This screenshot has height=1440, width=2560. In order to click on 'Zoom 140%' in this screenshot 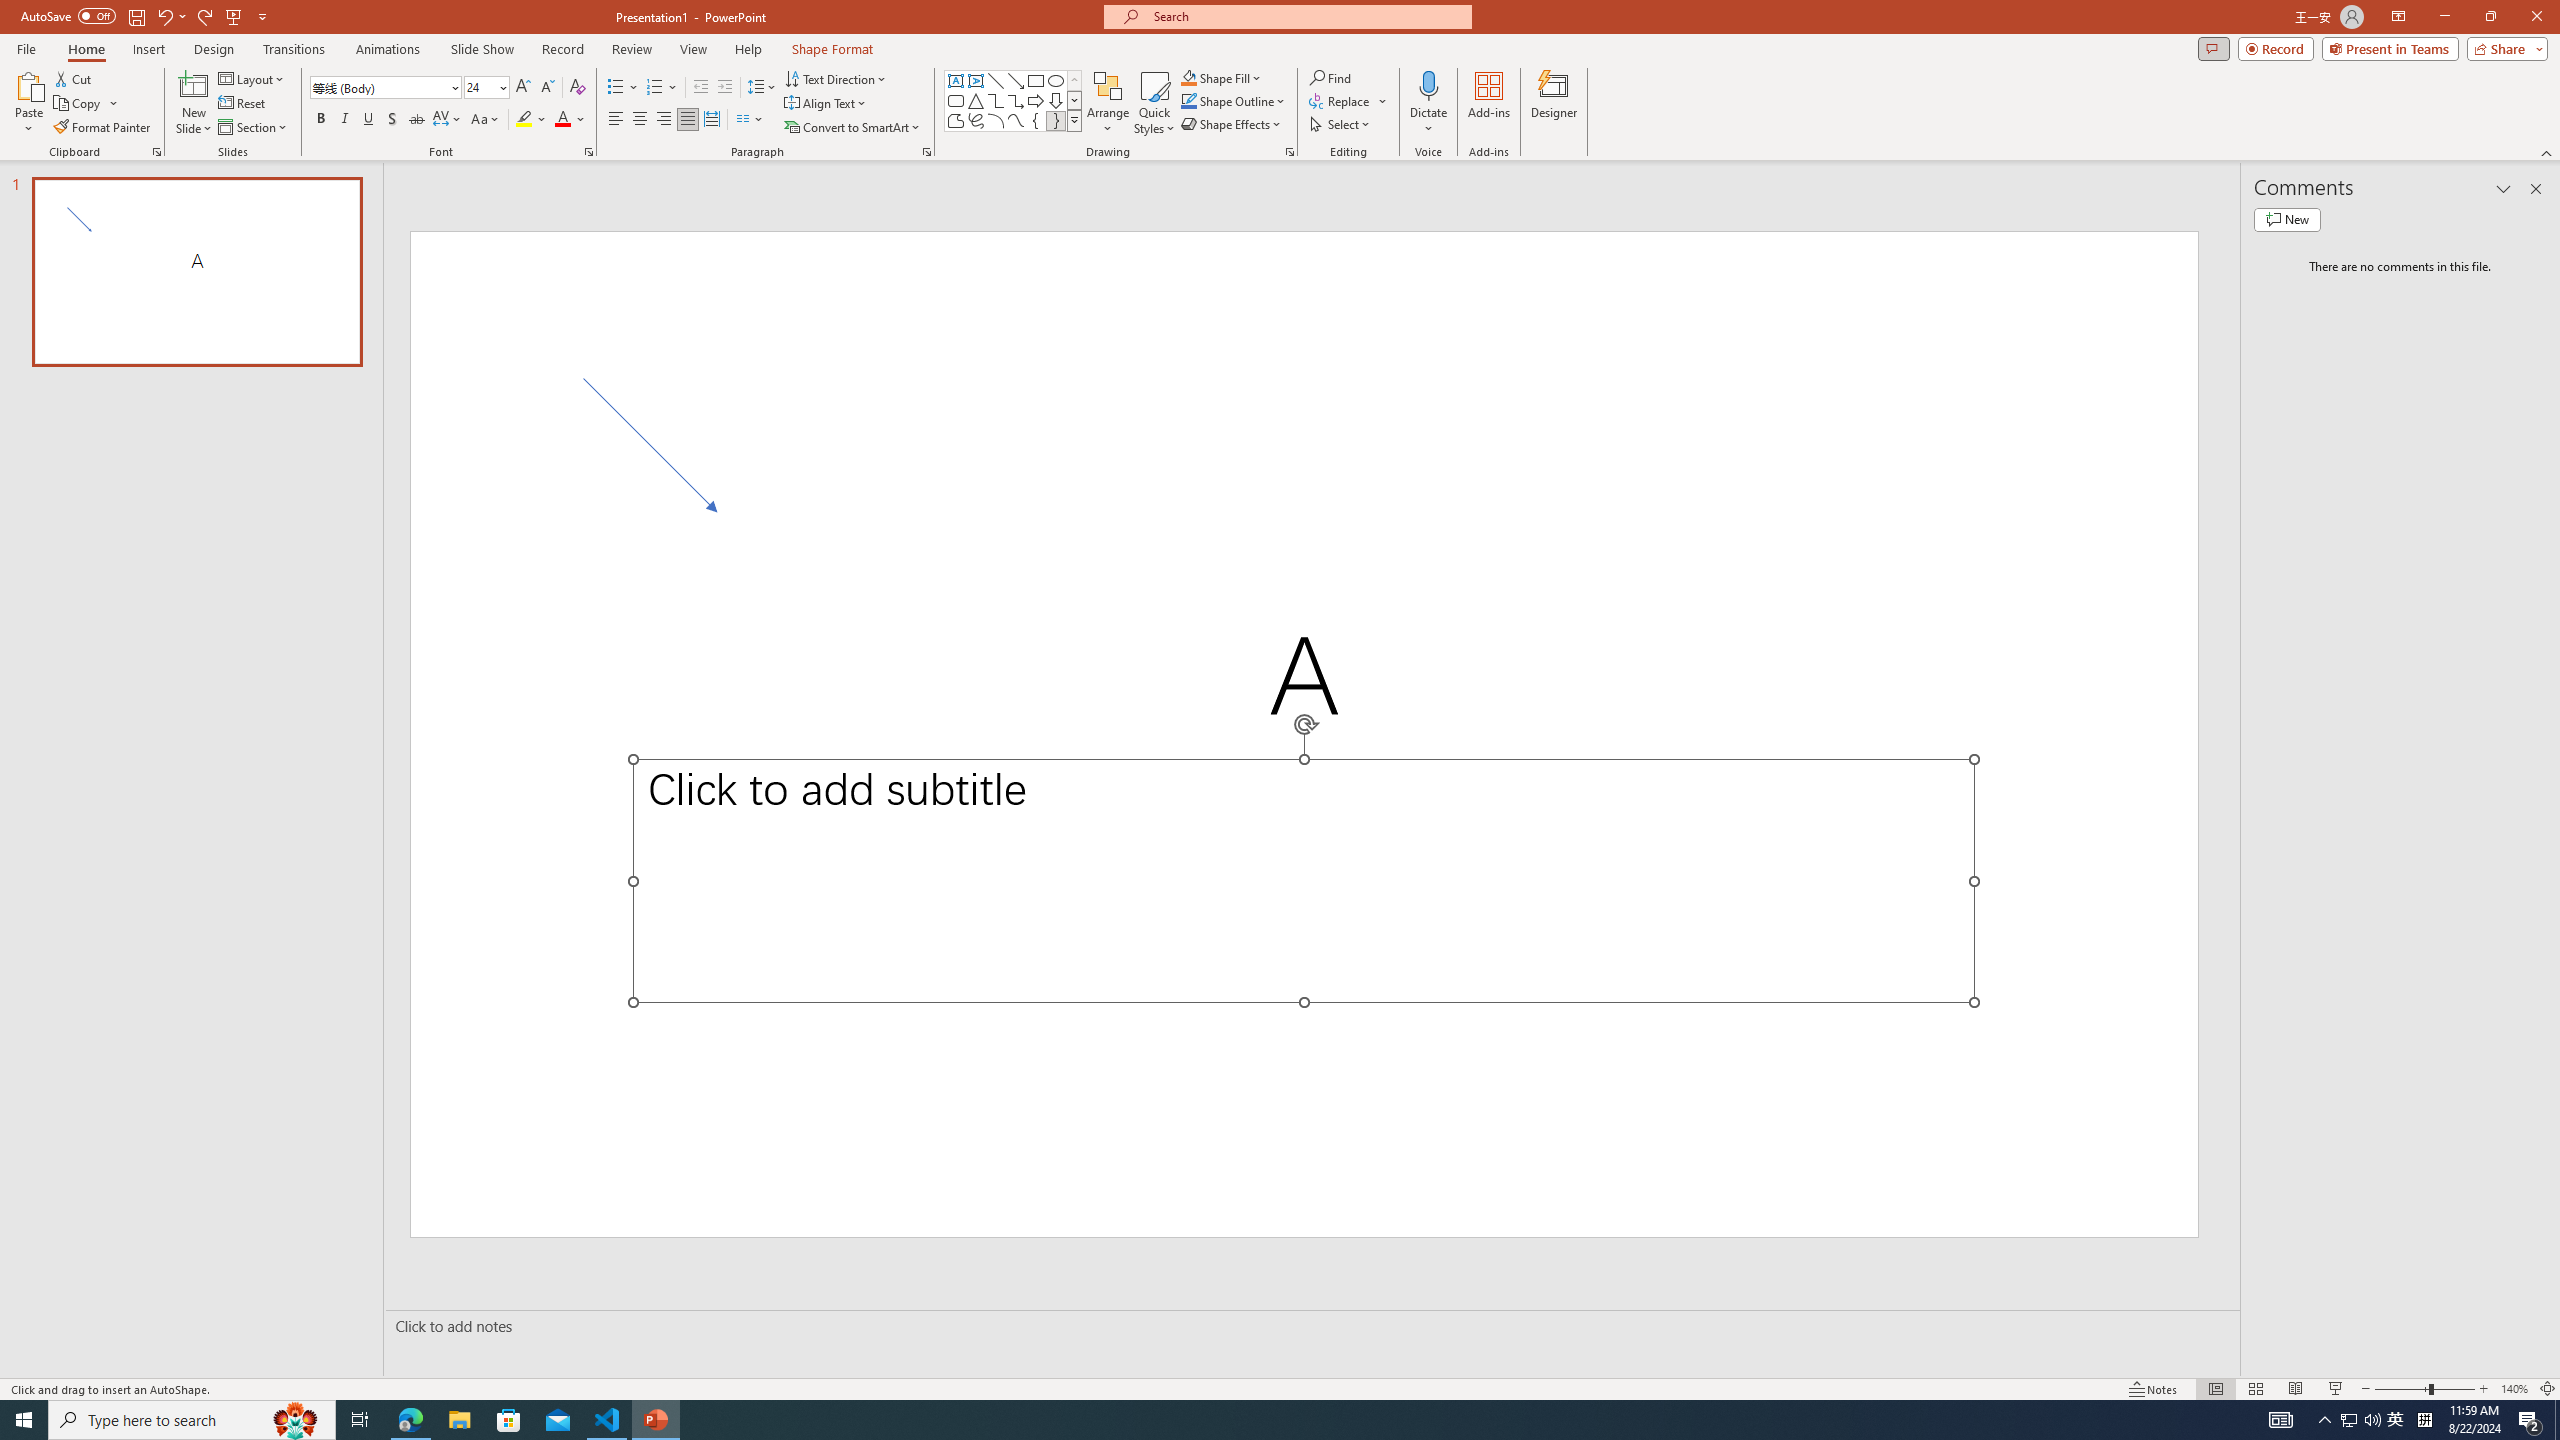, I will do `click(2515, 1389)`.